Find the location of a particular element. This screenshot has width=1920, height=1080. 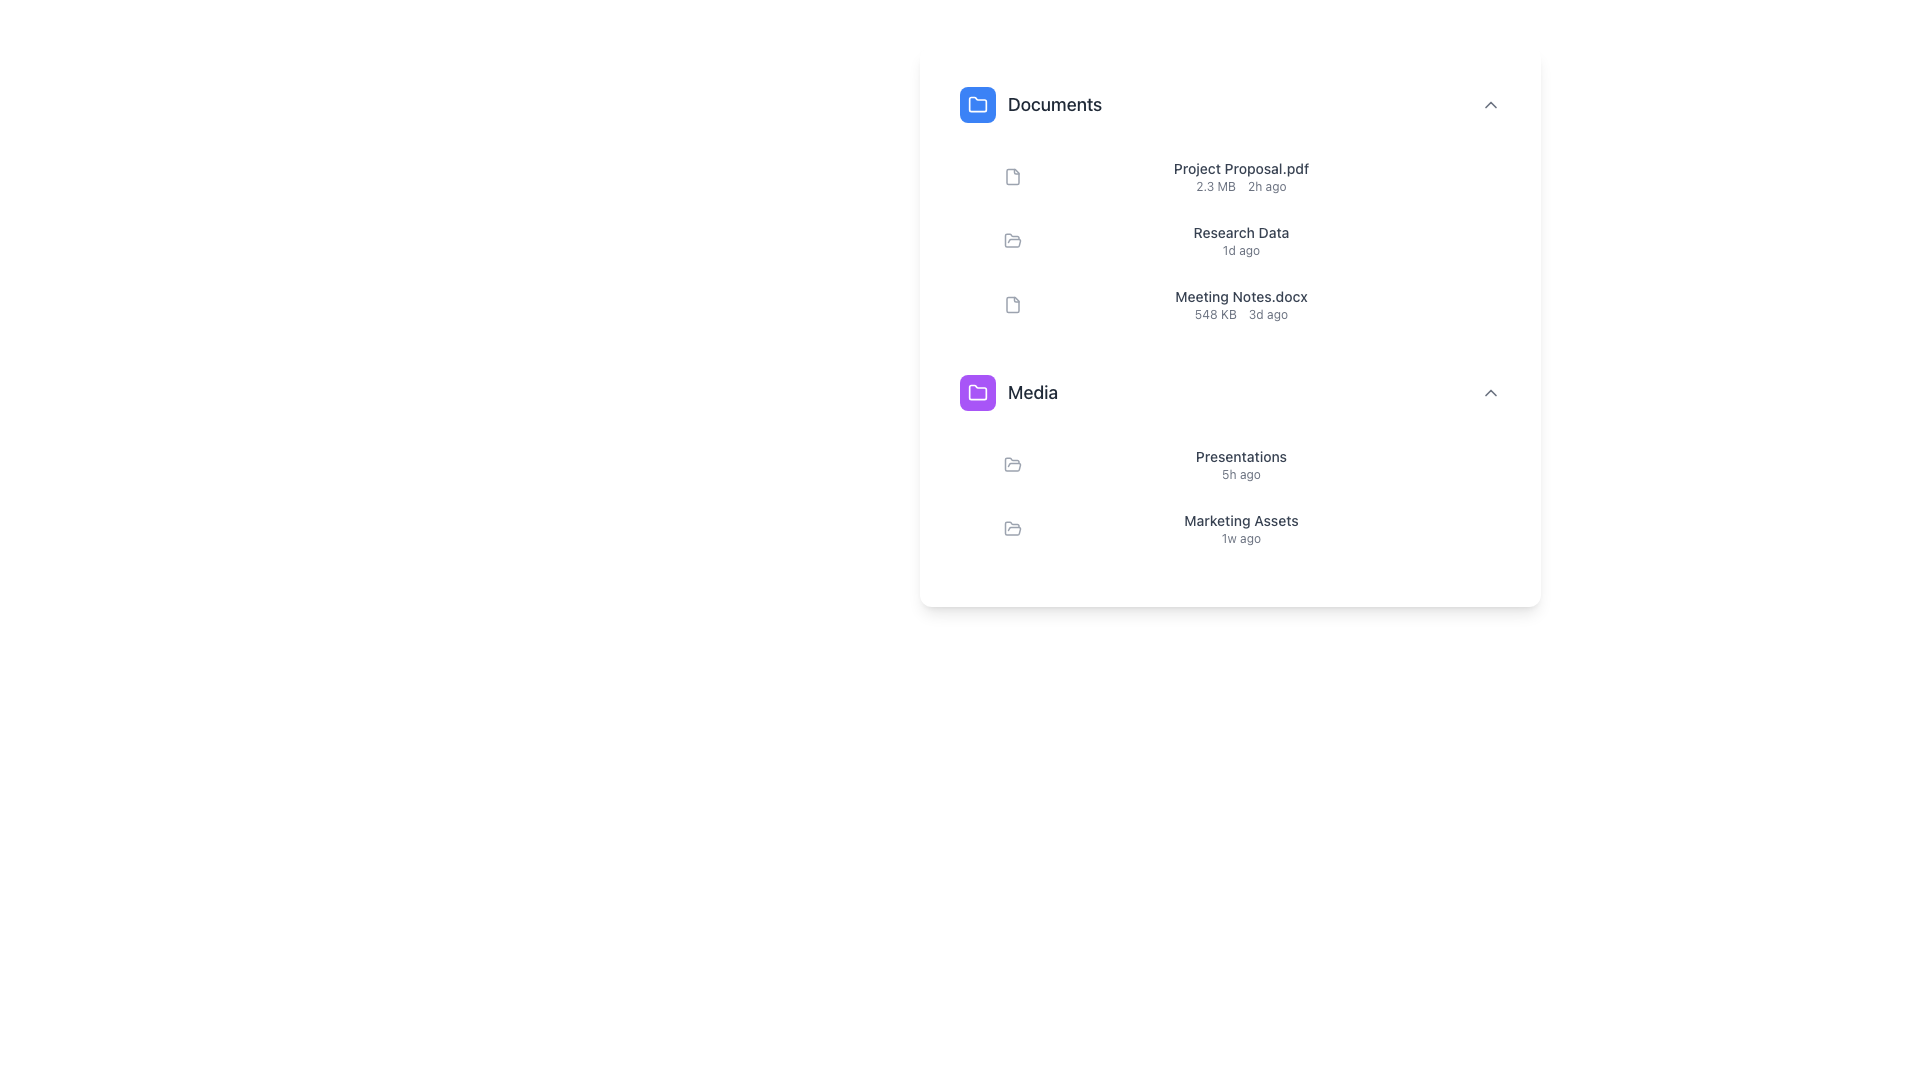

the 'Presentations' text label, which is located is located at coordinates (1240, 465).